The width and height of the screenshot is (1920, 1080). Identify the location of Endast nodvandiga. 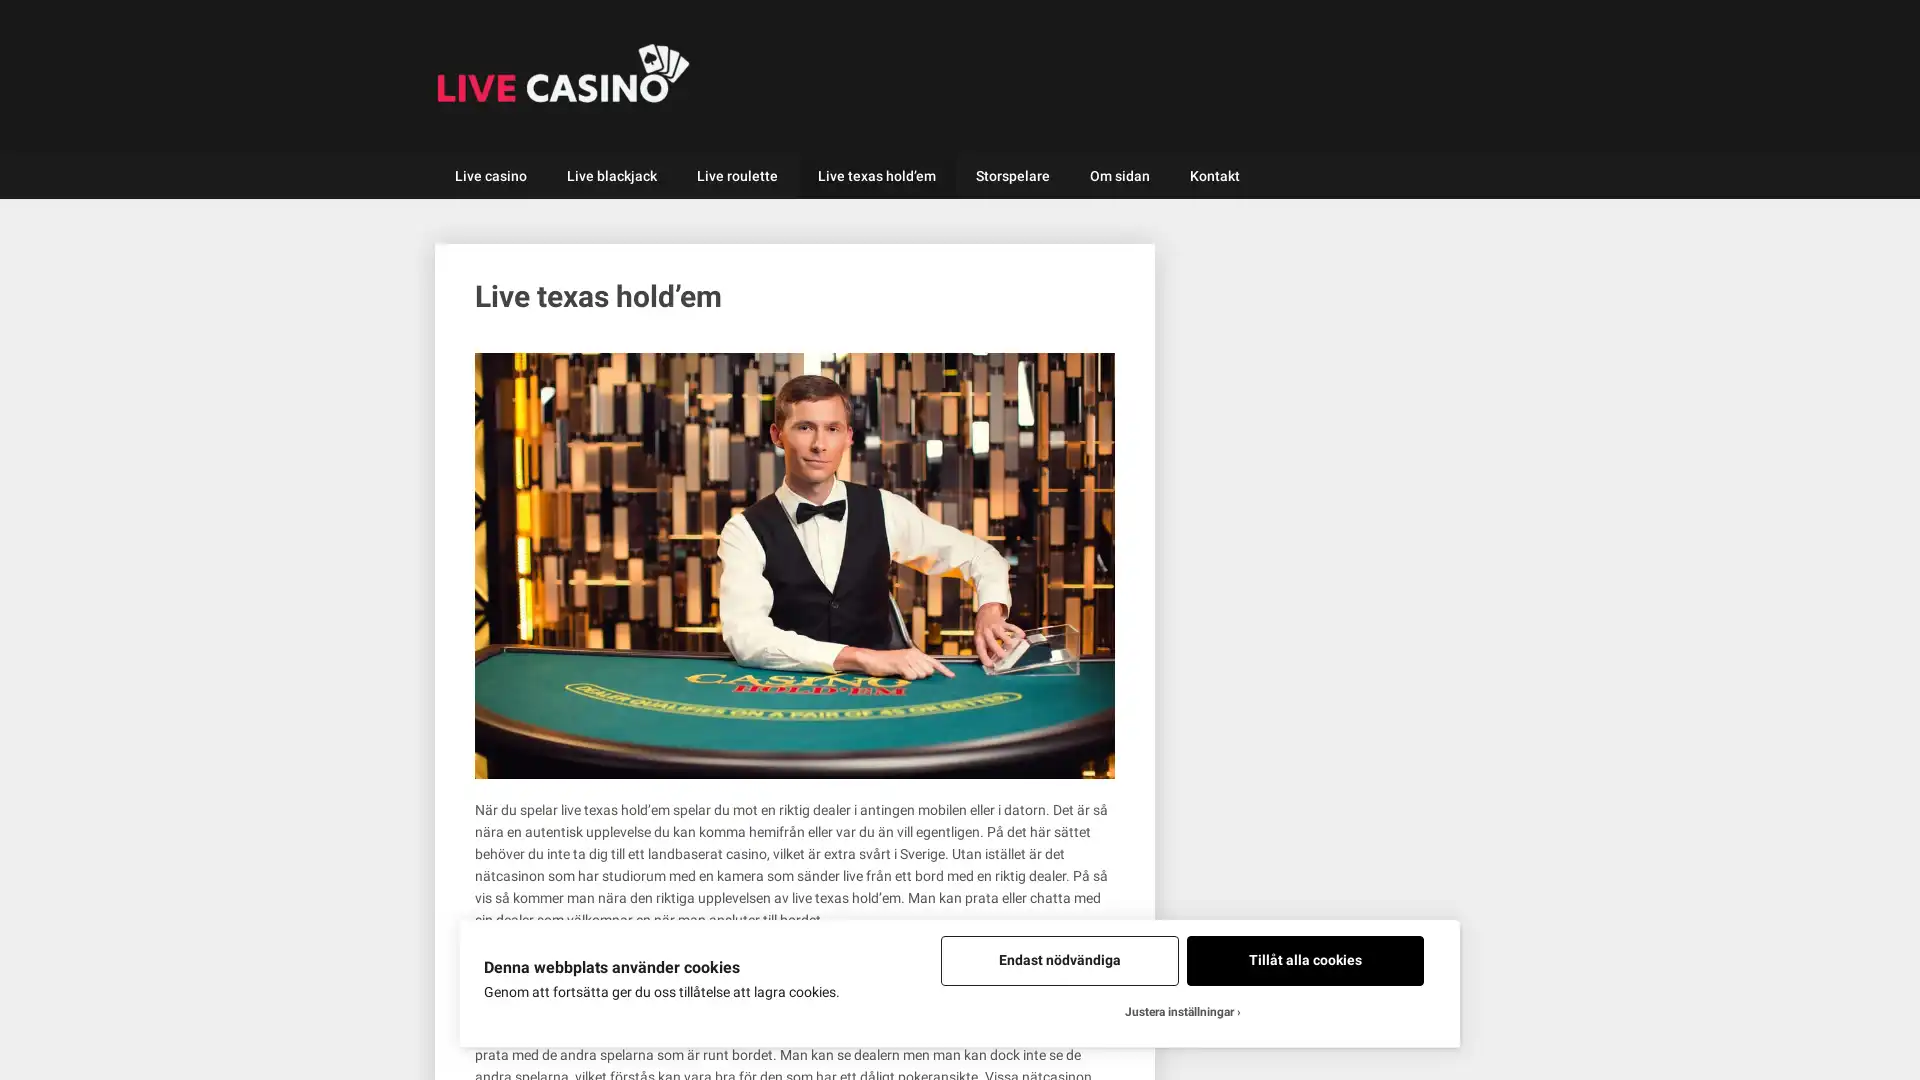
(1058, 959).